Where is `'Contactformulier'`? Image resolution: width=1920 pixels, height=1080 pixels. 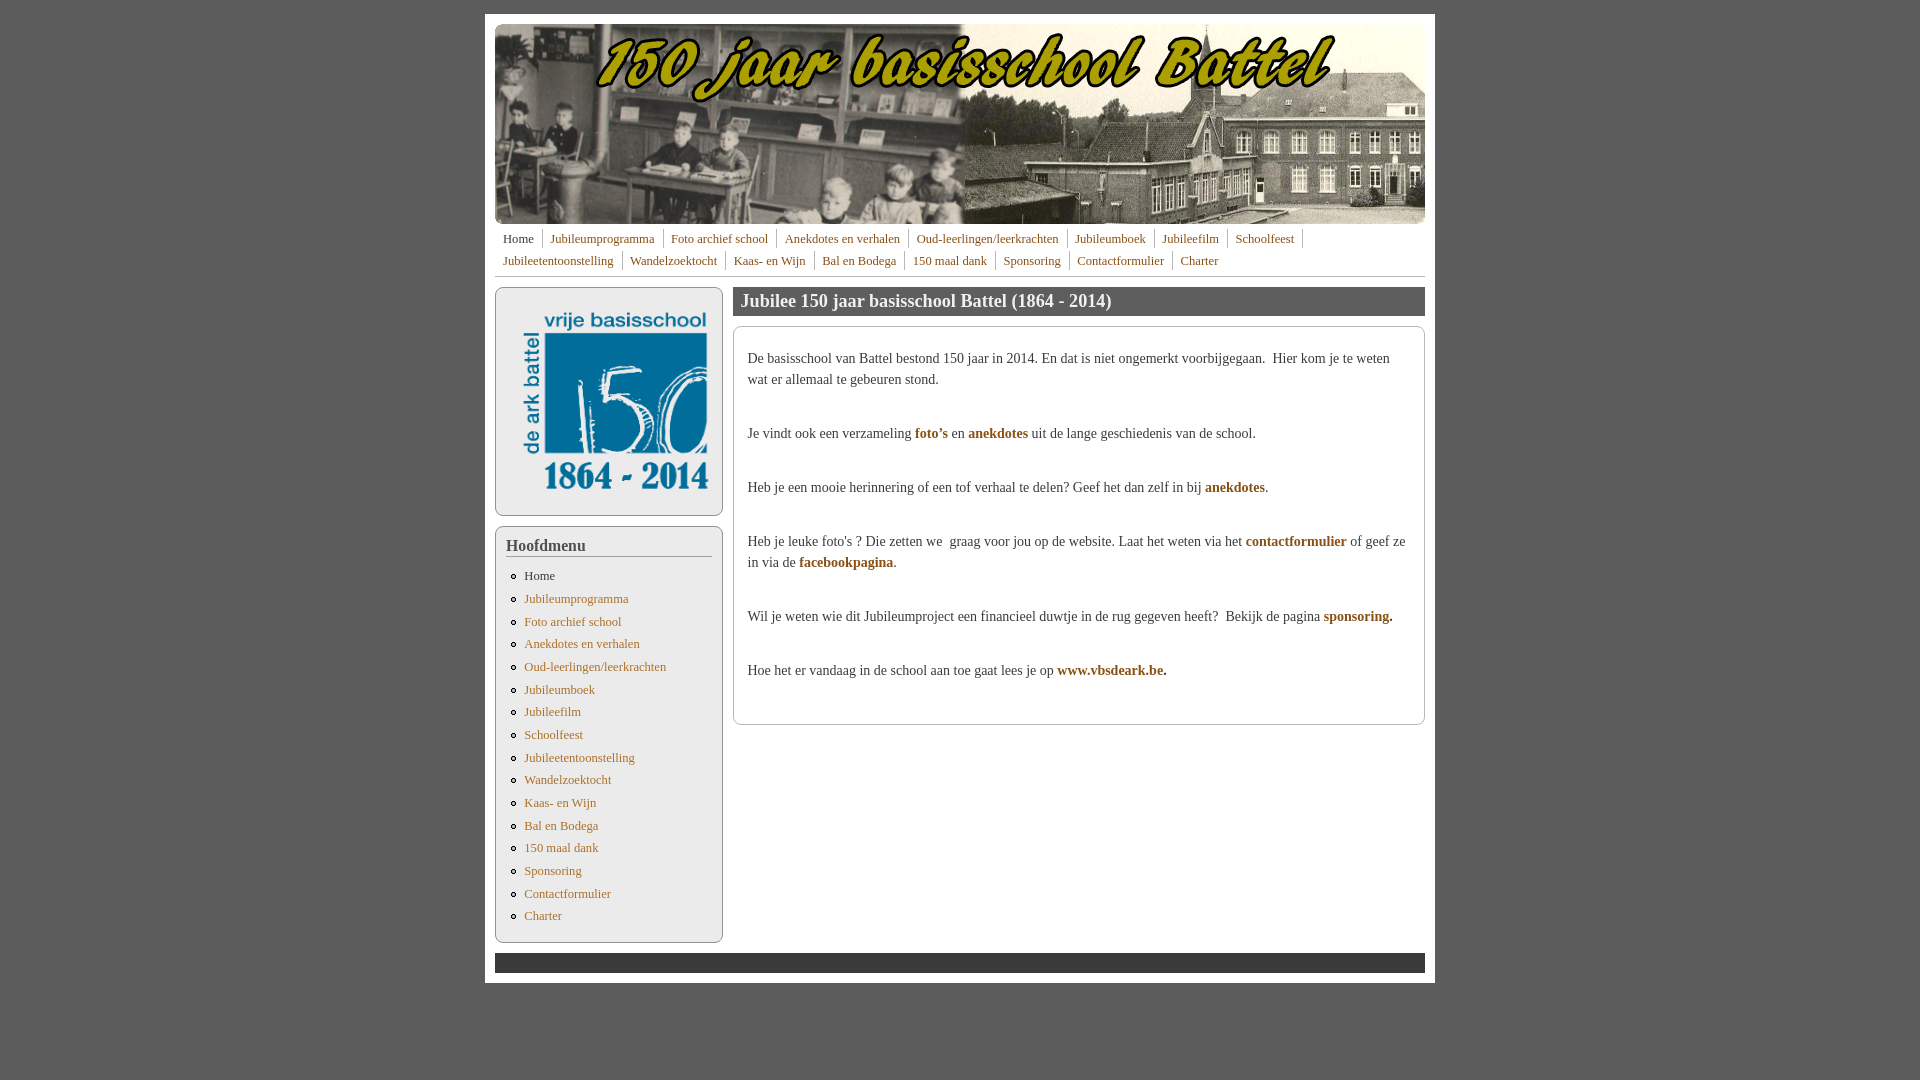
'Contactformulier' is located at coordinates (1120, 260).